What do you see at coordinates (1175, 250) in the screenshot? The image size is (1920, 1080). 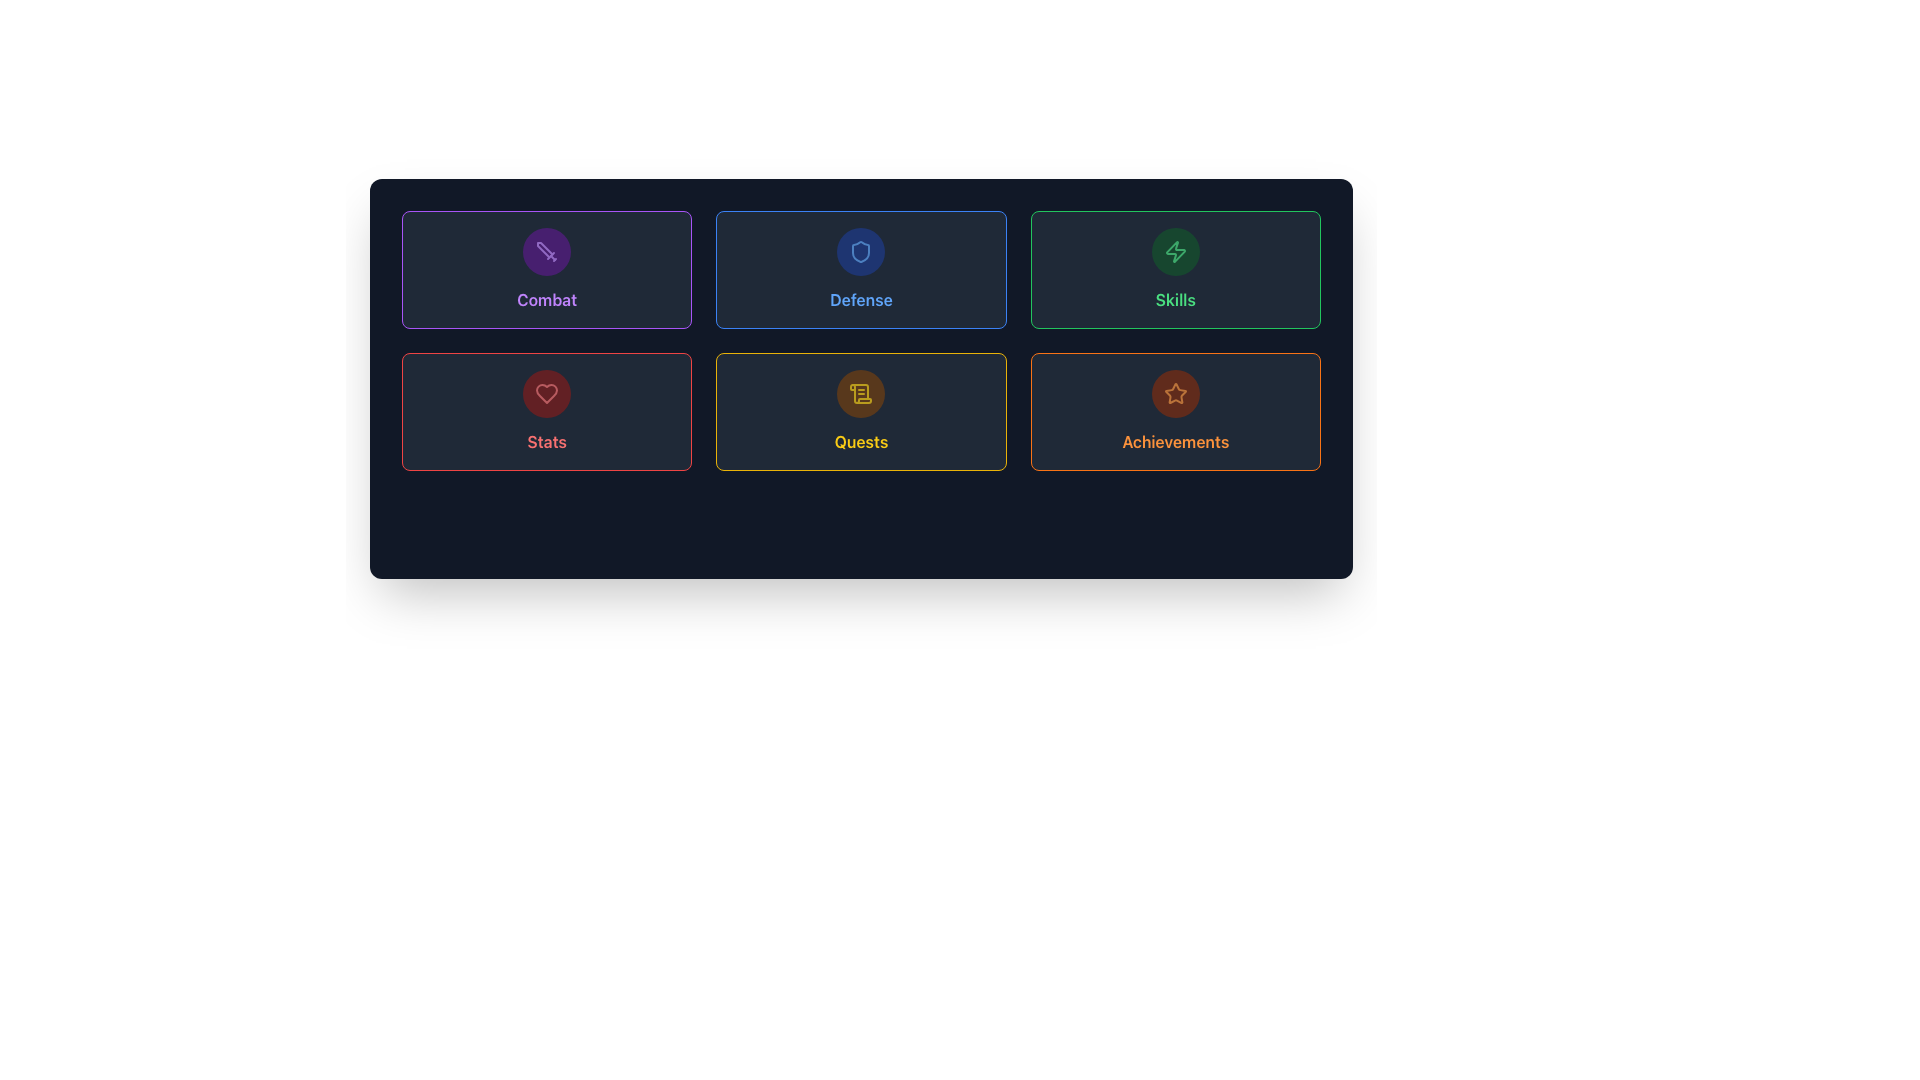 I see `the energy or power-related icon in the 'Skills' section` at bounding box center [1175, 250].